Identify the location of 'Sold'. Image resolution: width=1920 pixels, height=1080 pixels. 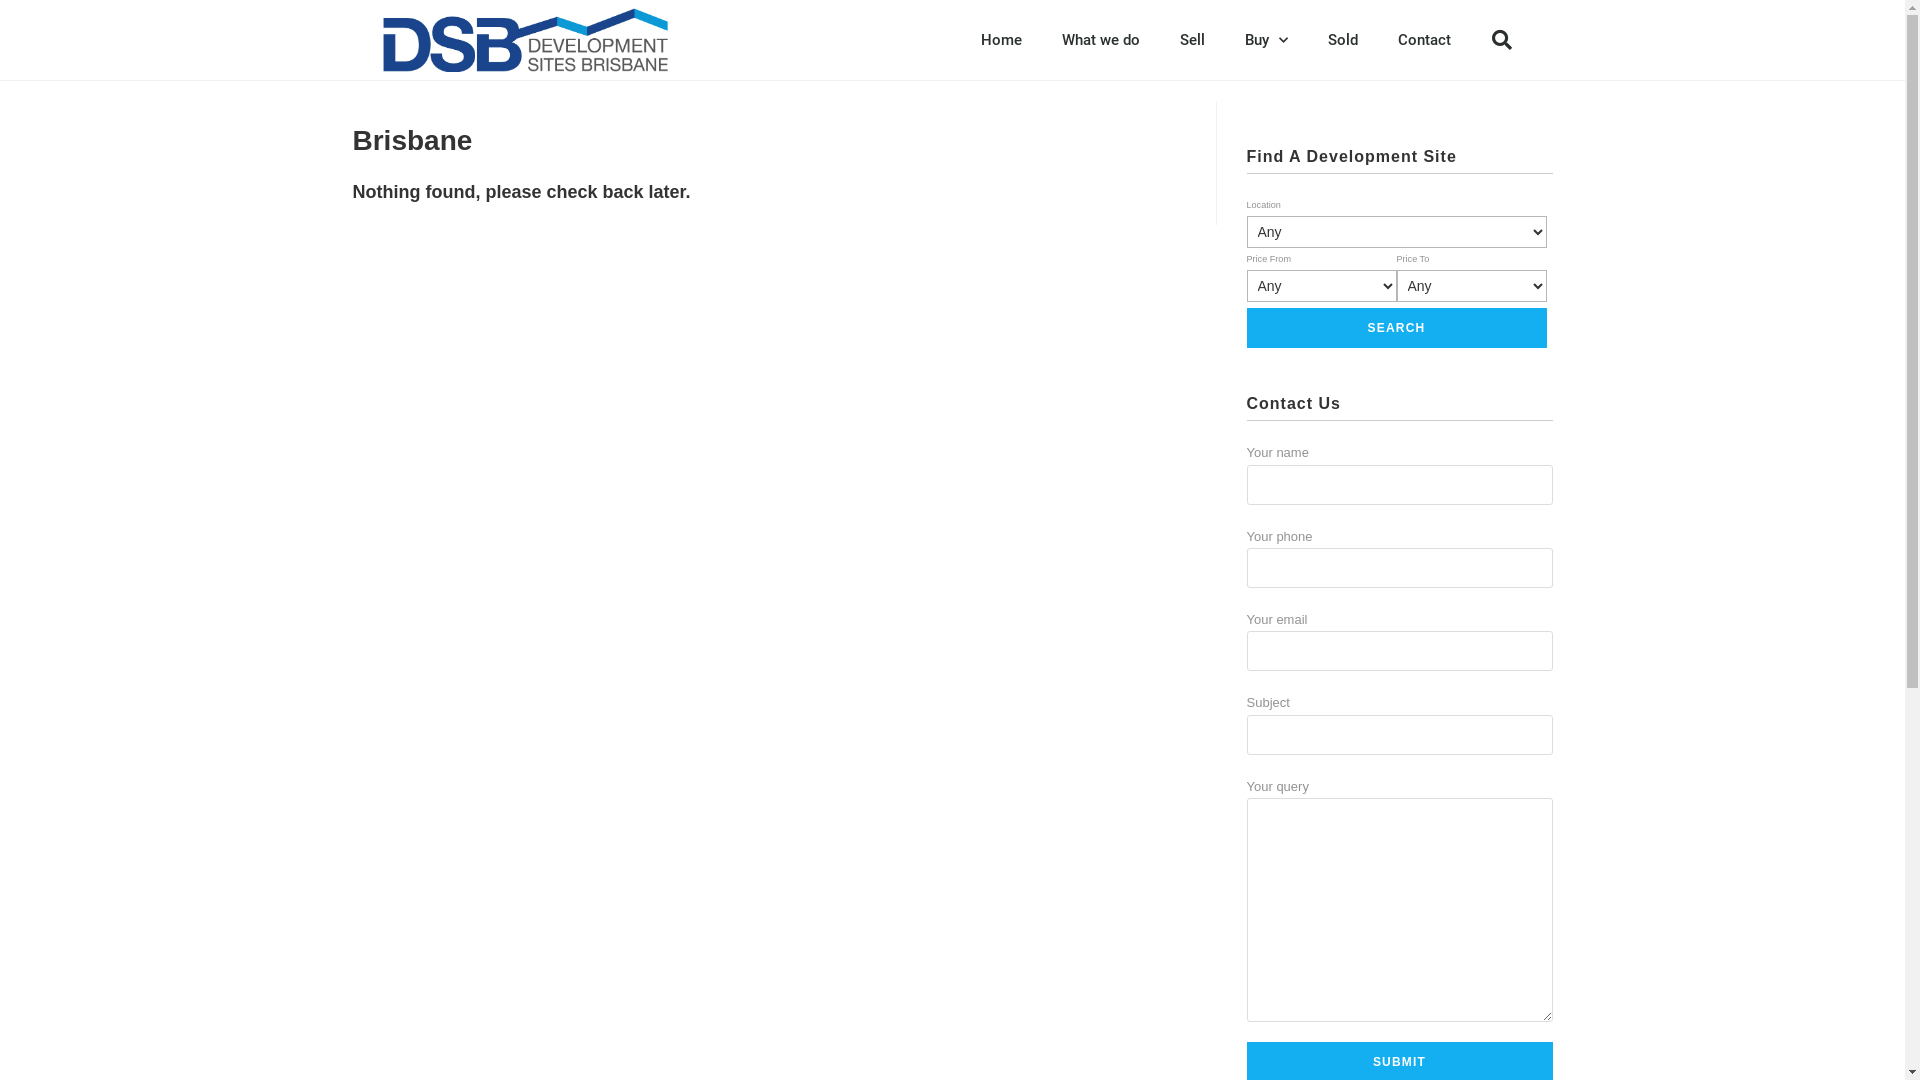
(1308, 39).